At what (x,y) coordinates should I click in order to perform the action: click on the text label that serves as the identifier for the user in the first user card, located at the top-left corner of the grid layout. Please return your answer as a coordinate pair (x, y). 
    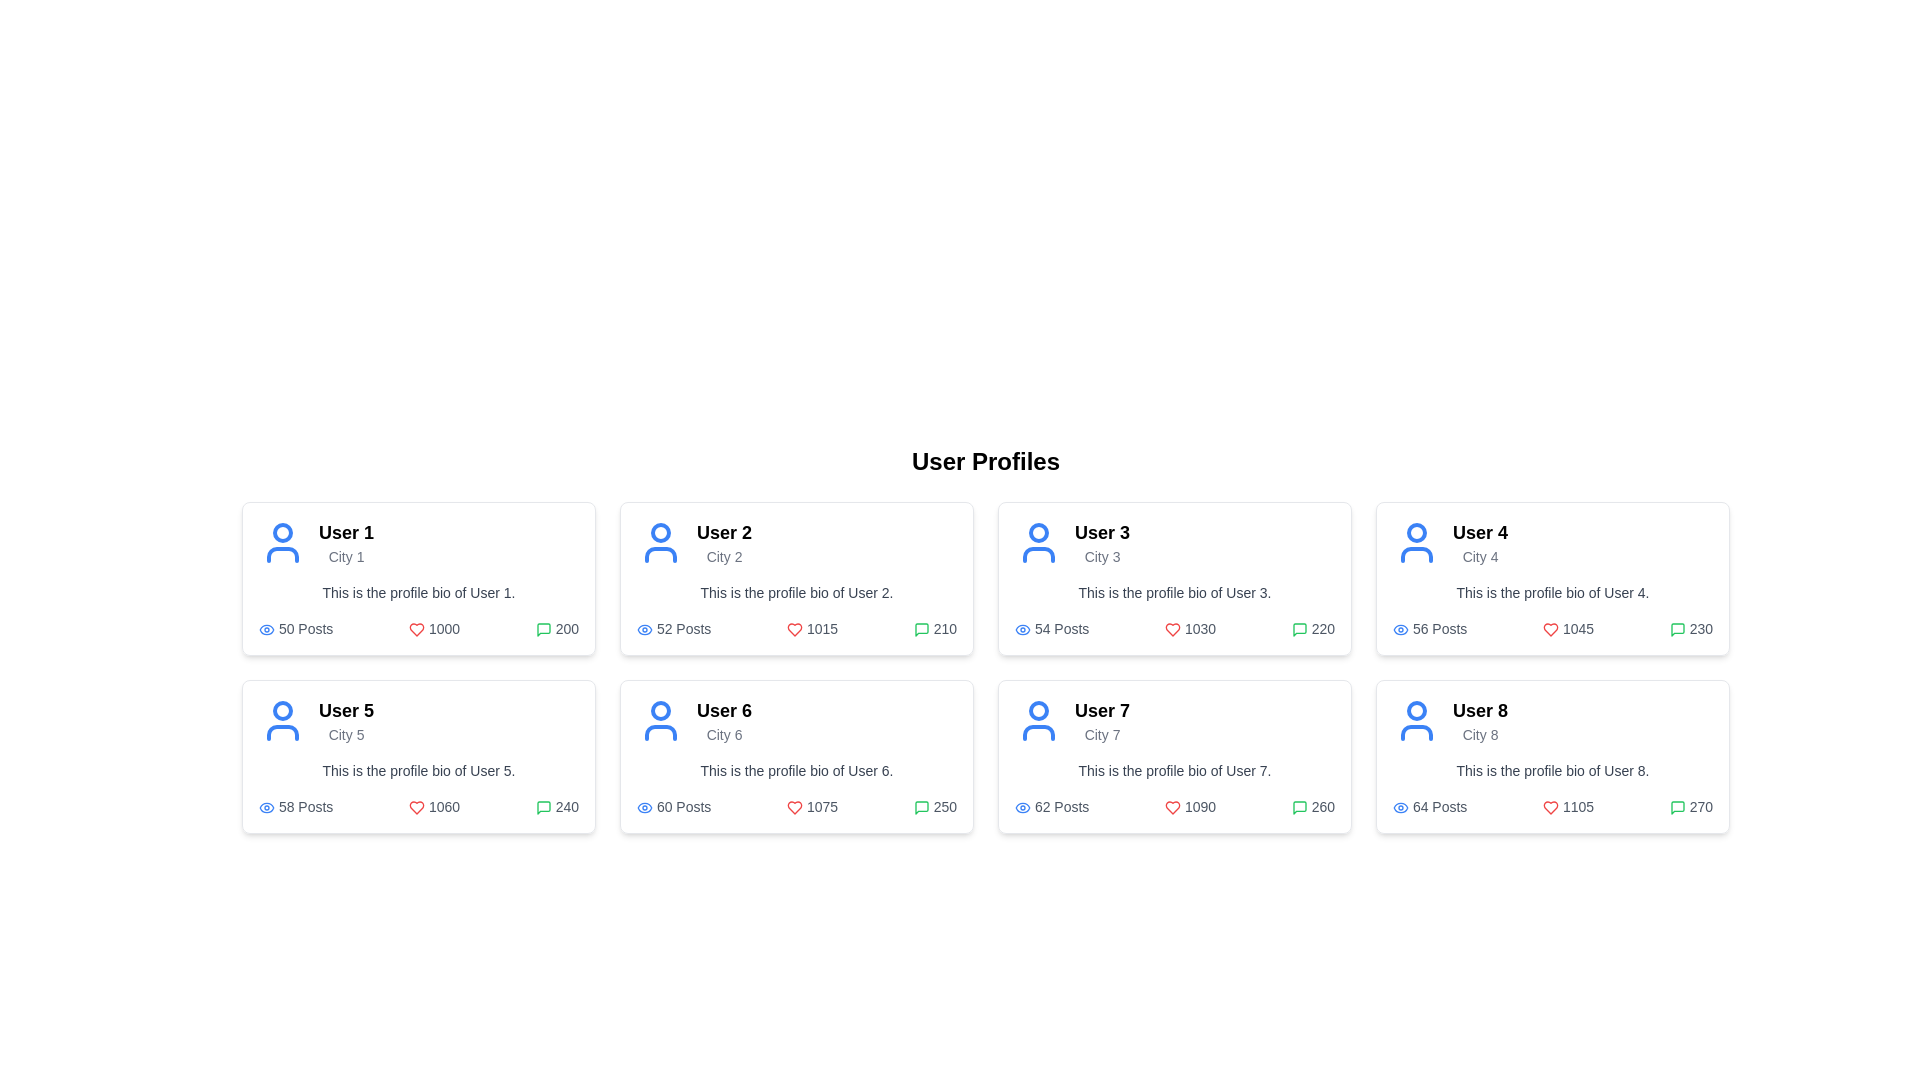
    Looking at the image, I should click on (346, 531).